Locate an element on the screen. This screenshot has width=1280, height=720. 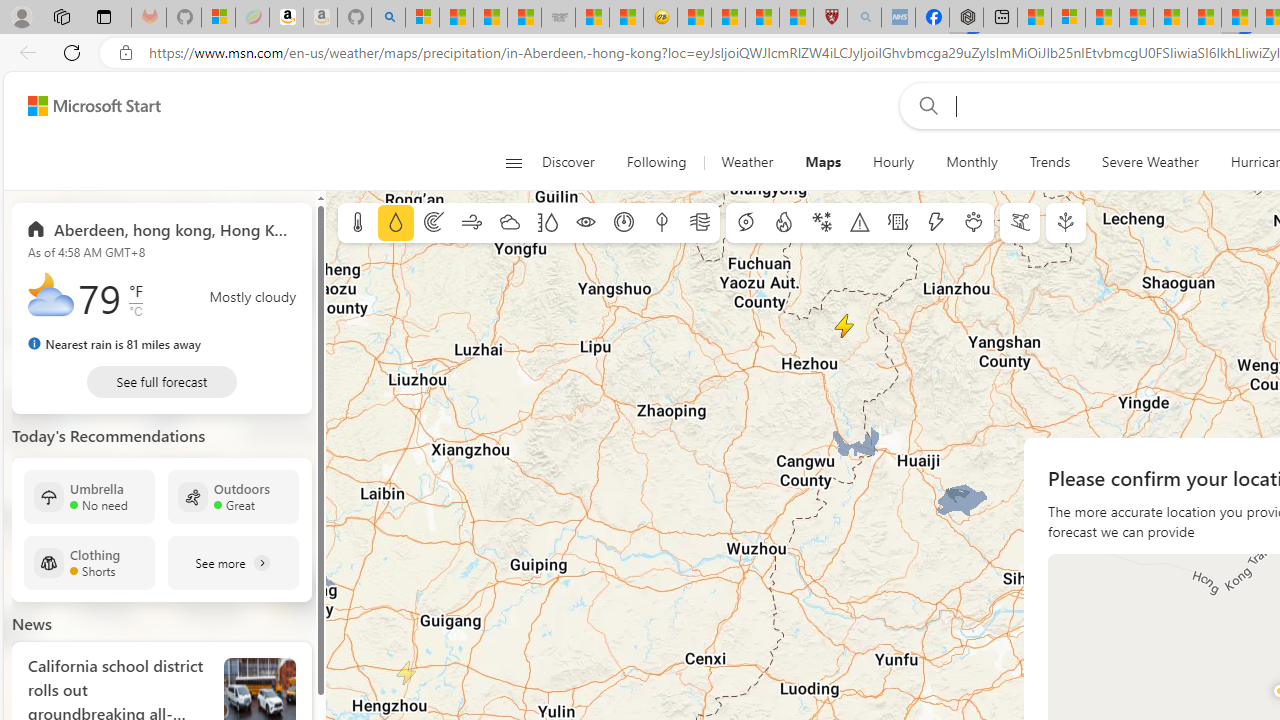
'Dew point' is located at coordinates (661, 223).